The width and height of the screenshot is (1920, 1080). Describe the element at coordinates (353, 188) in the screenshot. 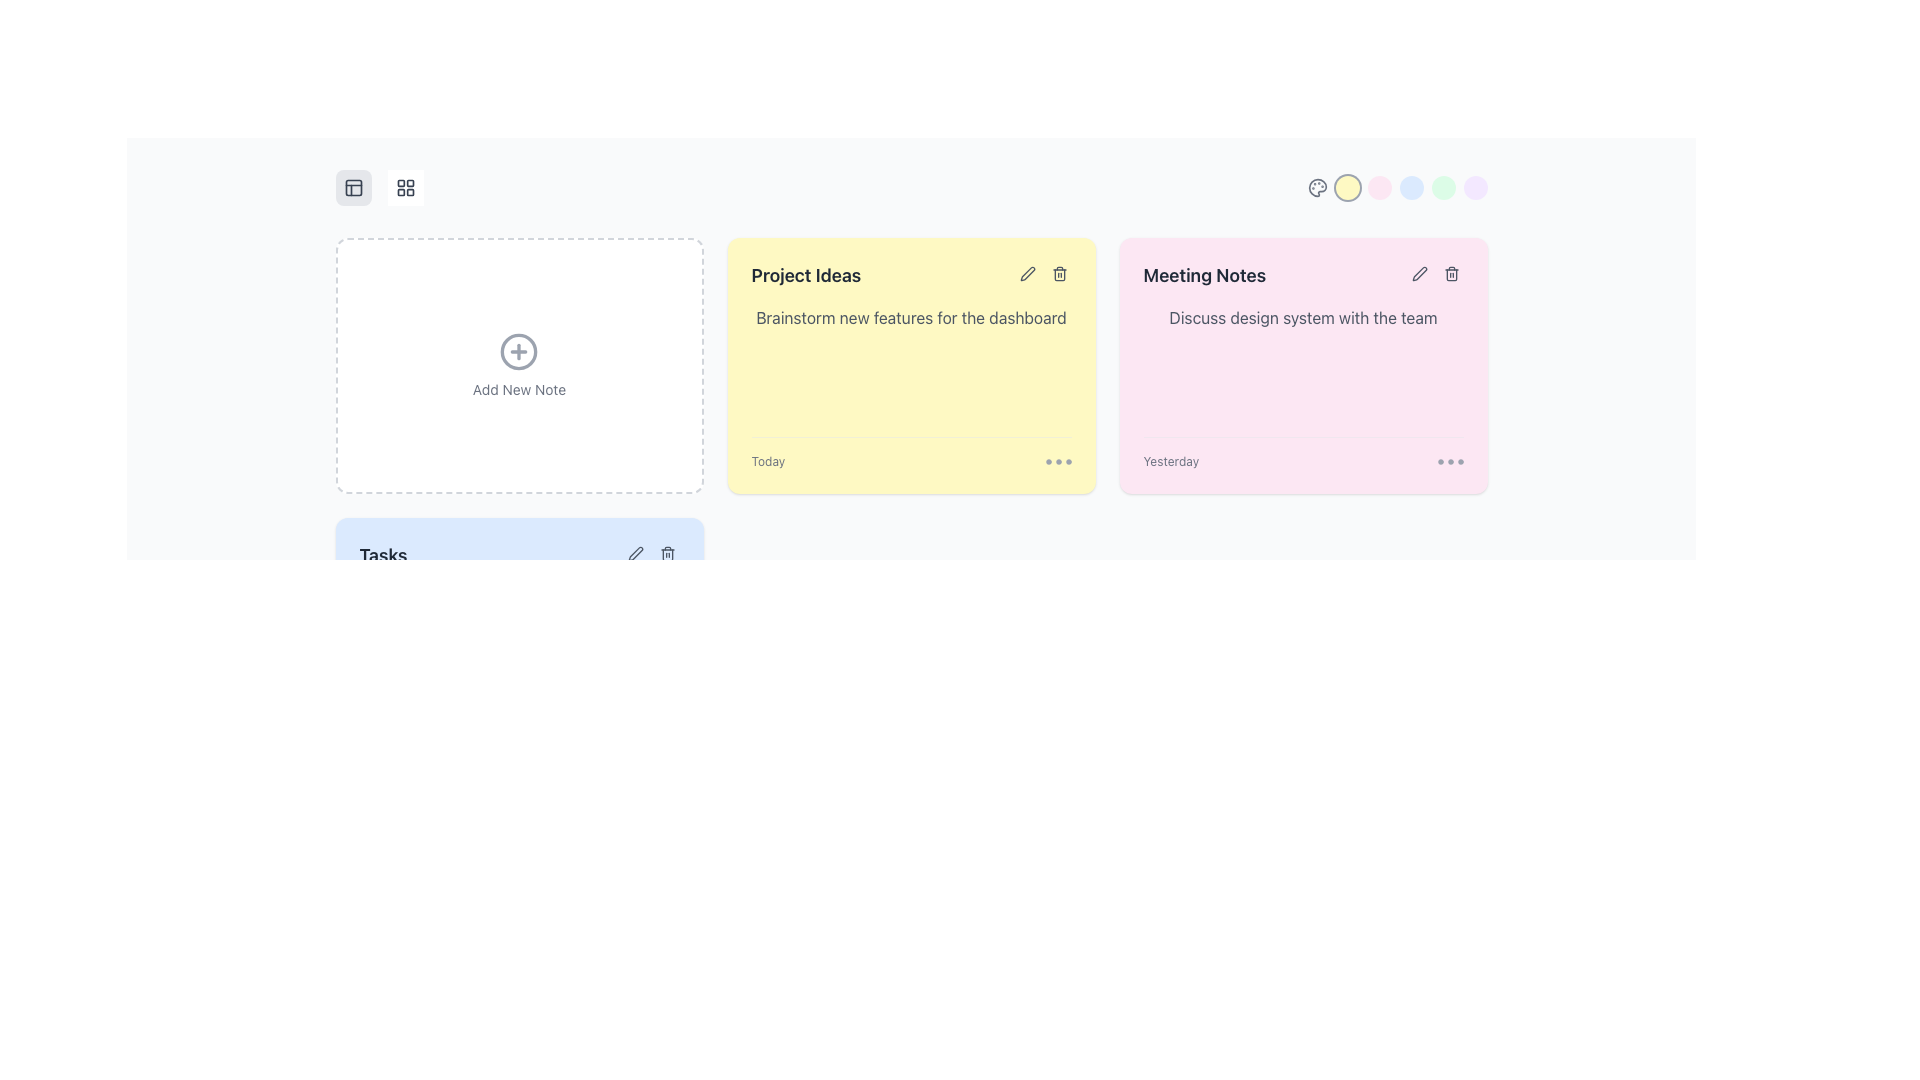

I see `the gray rectangular button with rounded corners and a grid layout icon` at that location.